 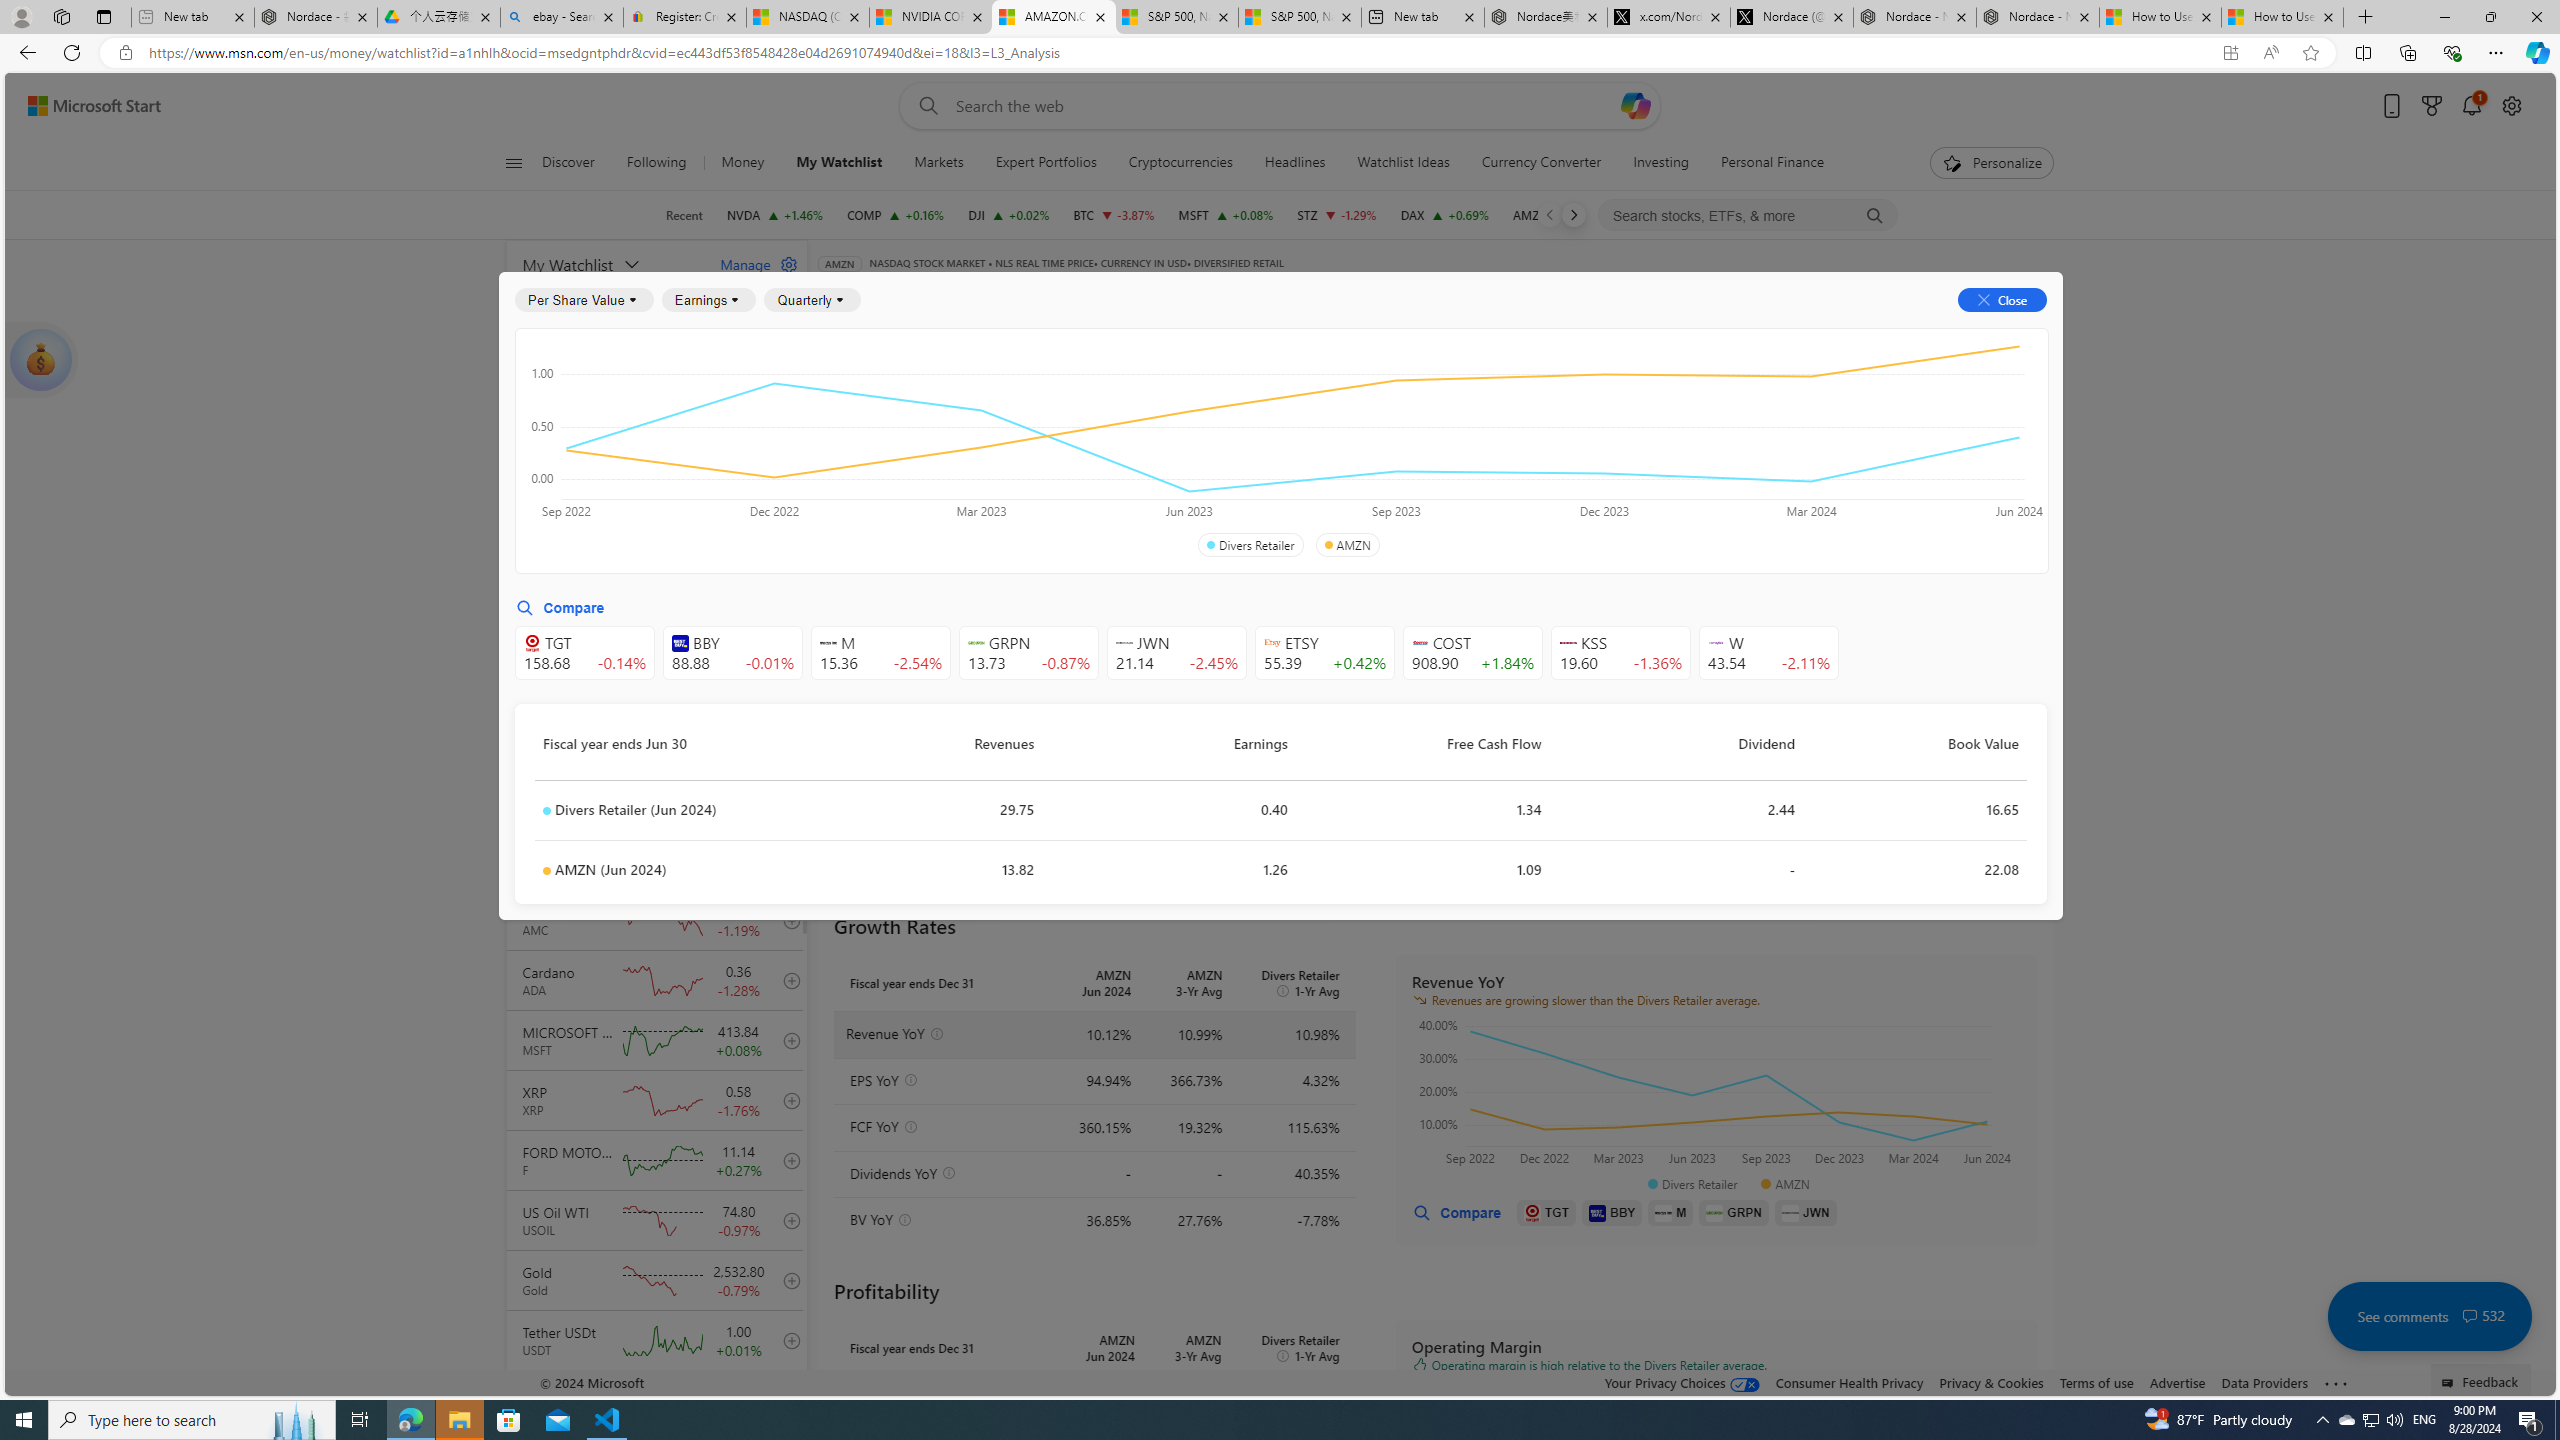 What do you see at coordinates (2511, 106) in the screenshot?
I see `'Open settings'` at bounding box center [2511, 106].